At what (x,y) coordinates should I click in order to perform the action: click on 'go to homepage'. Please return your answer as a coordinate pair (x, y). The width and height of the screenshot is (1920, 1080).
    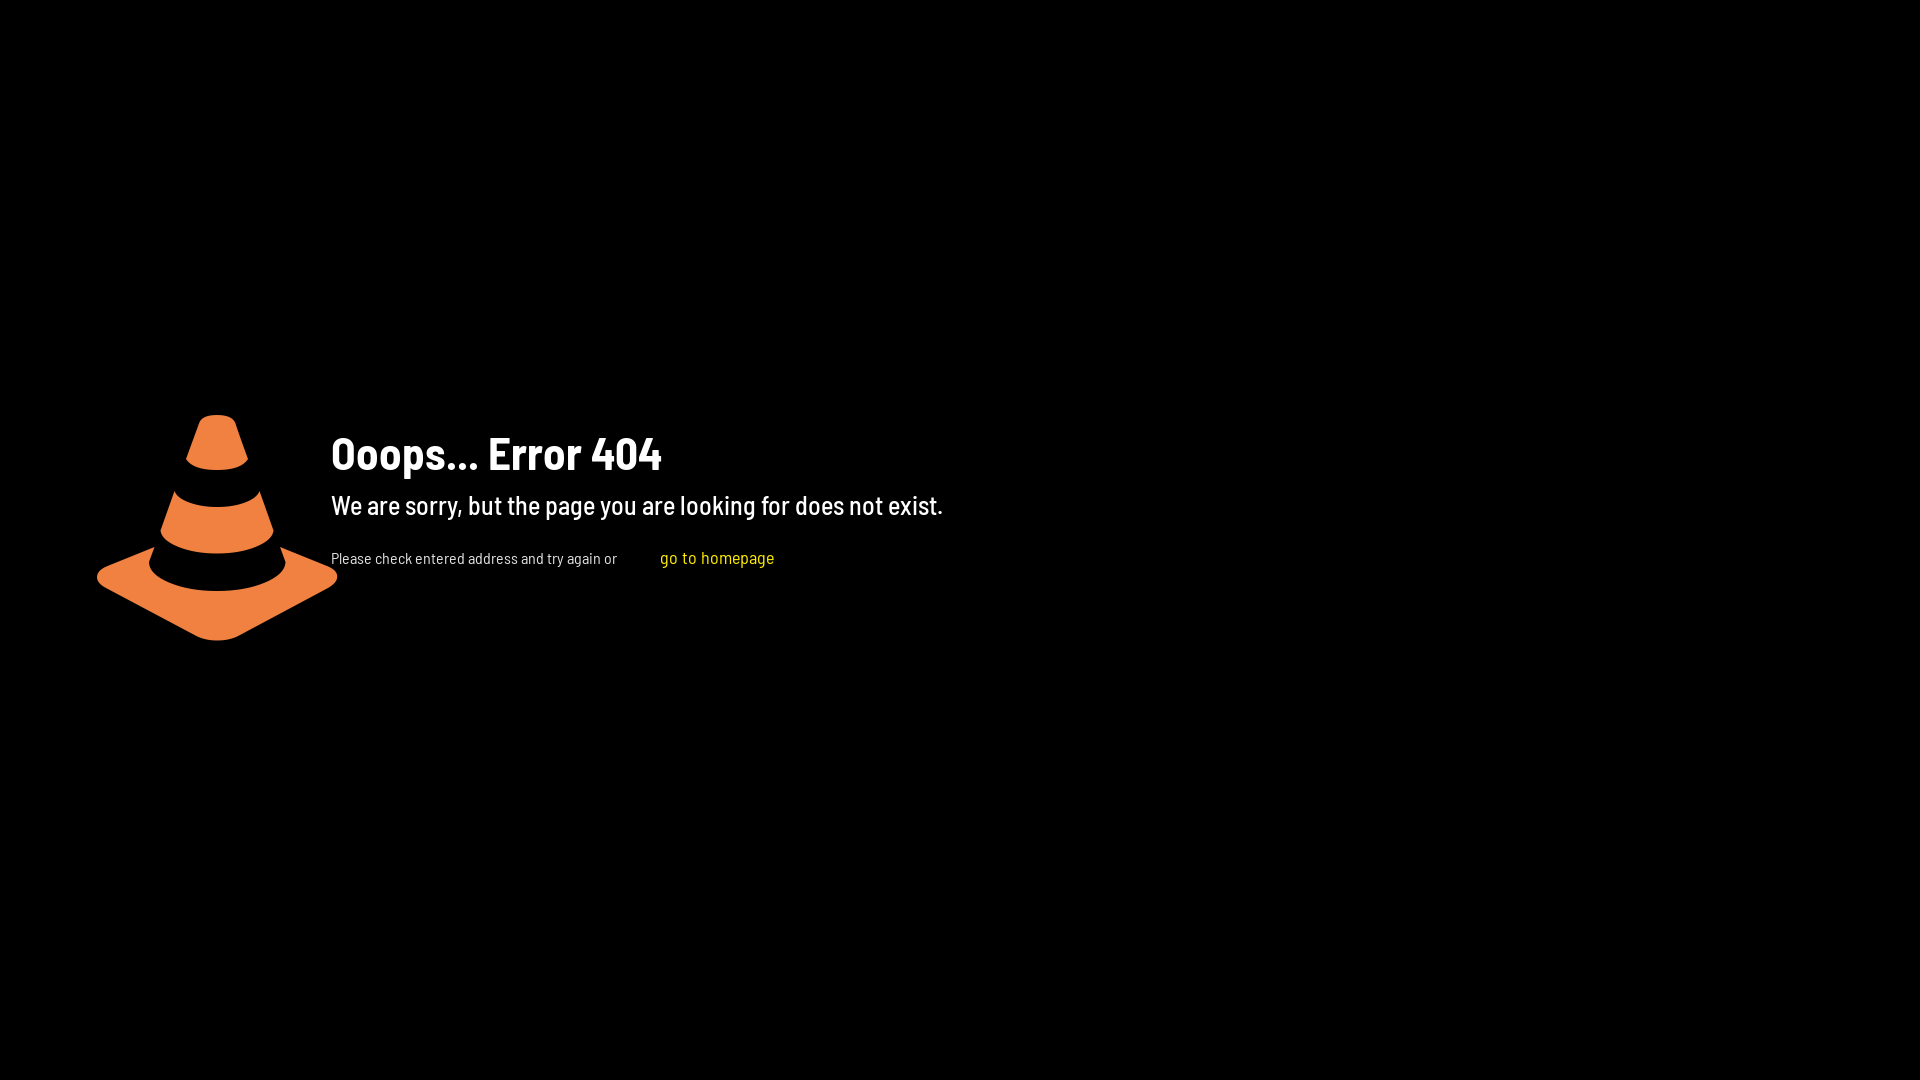
    Looking at the image, I should click on (716, 556).